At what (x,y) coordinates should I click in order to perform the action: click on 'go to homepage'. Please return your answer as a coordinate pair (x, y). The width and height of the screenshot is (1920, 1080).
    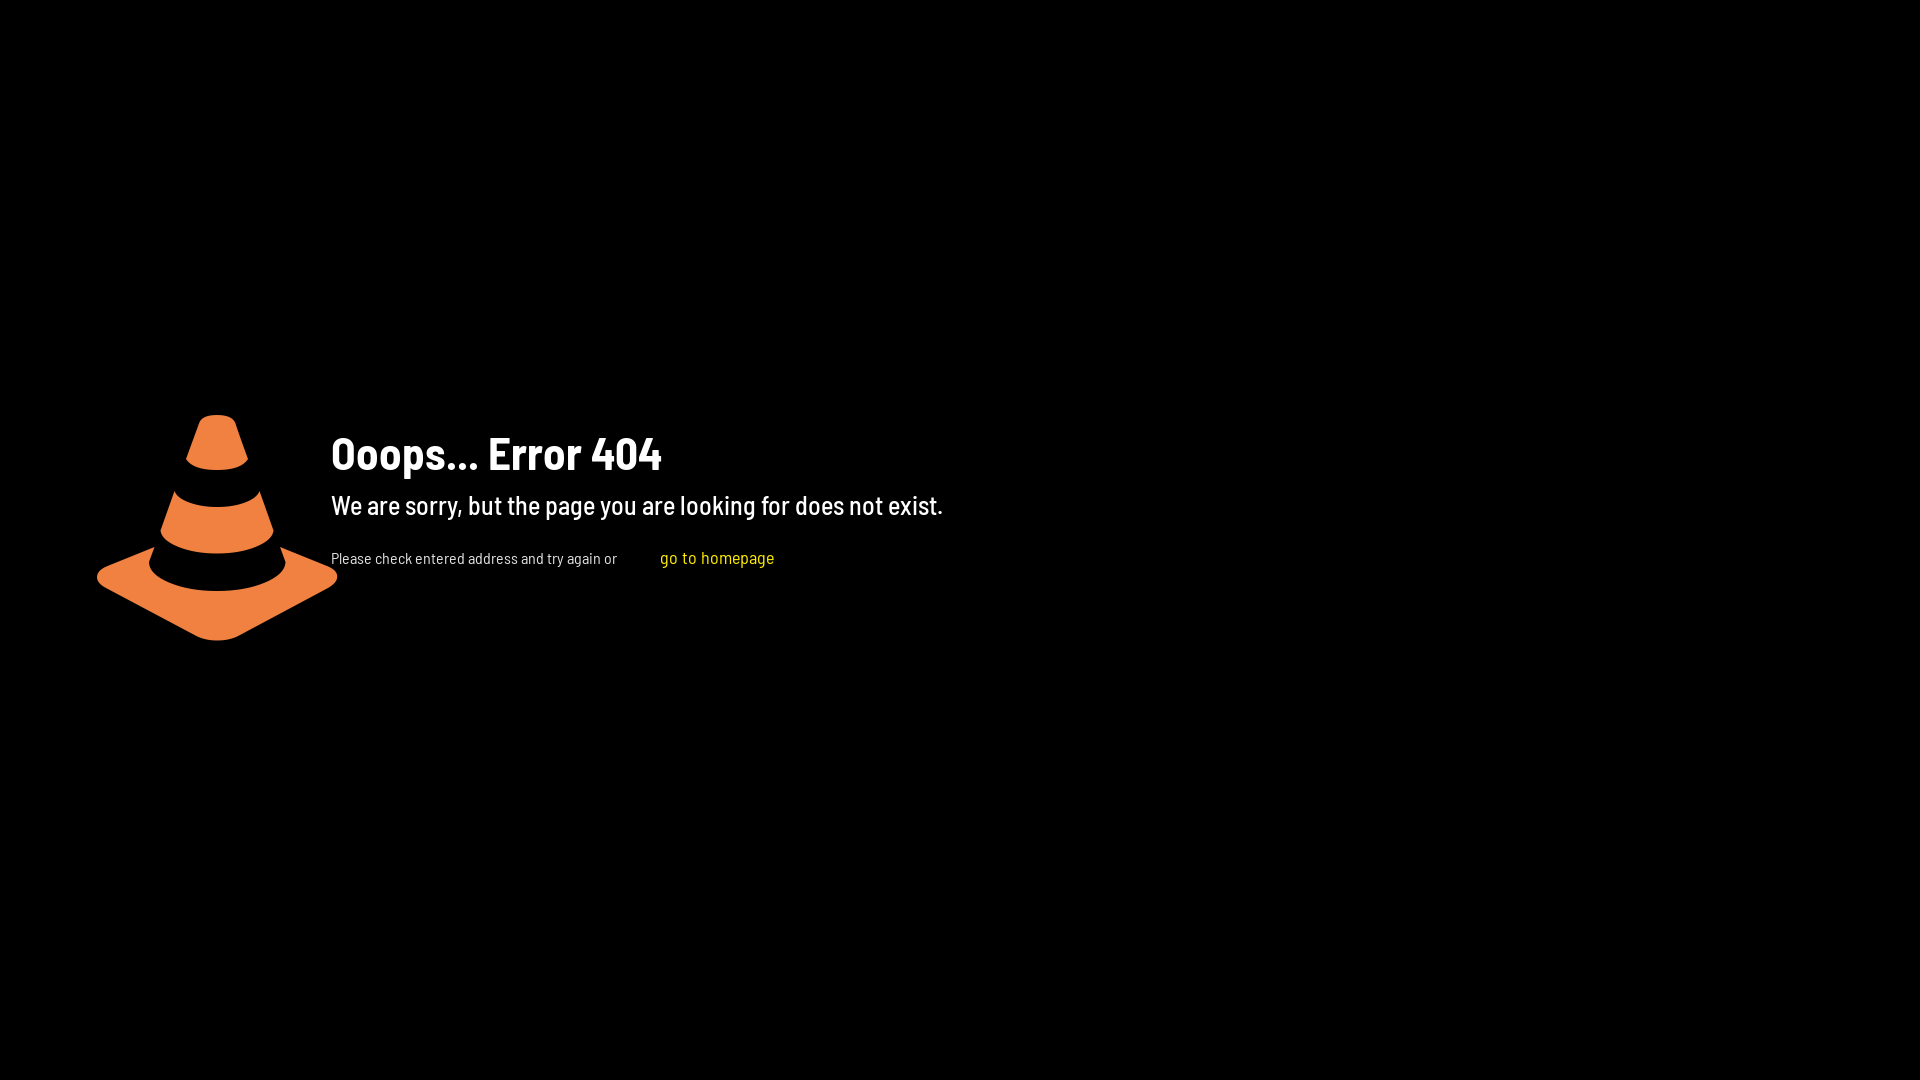
    Looking at the image, I should click on (716, 556).